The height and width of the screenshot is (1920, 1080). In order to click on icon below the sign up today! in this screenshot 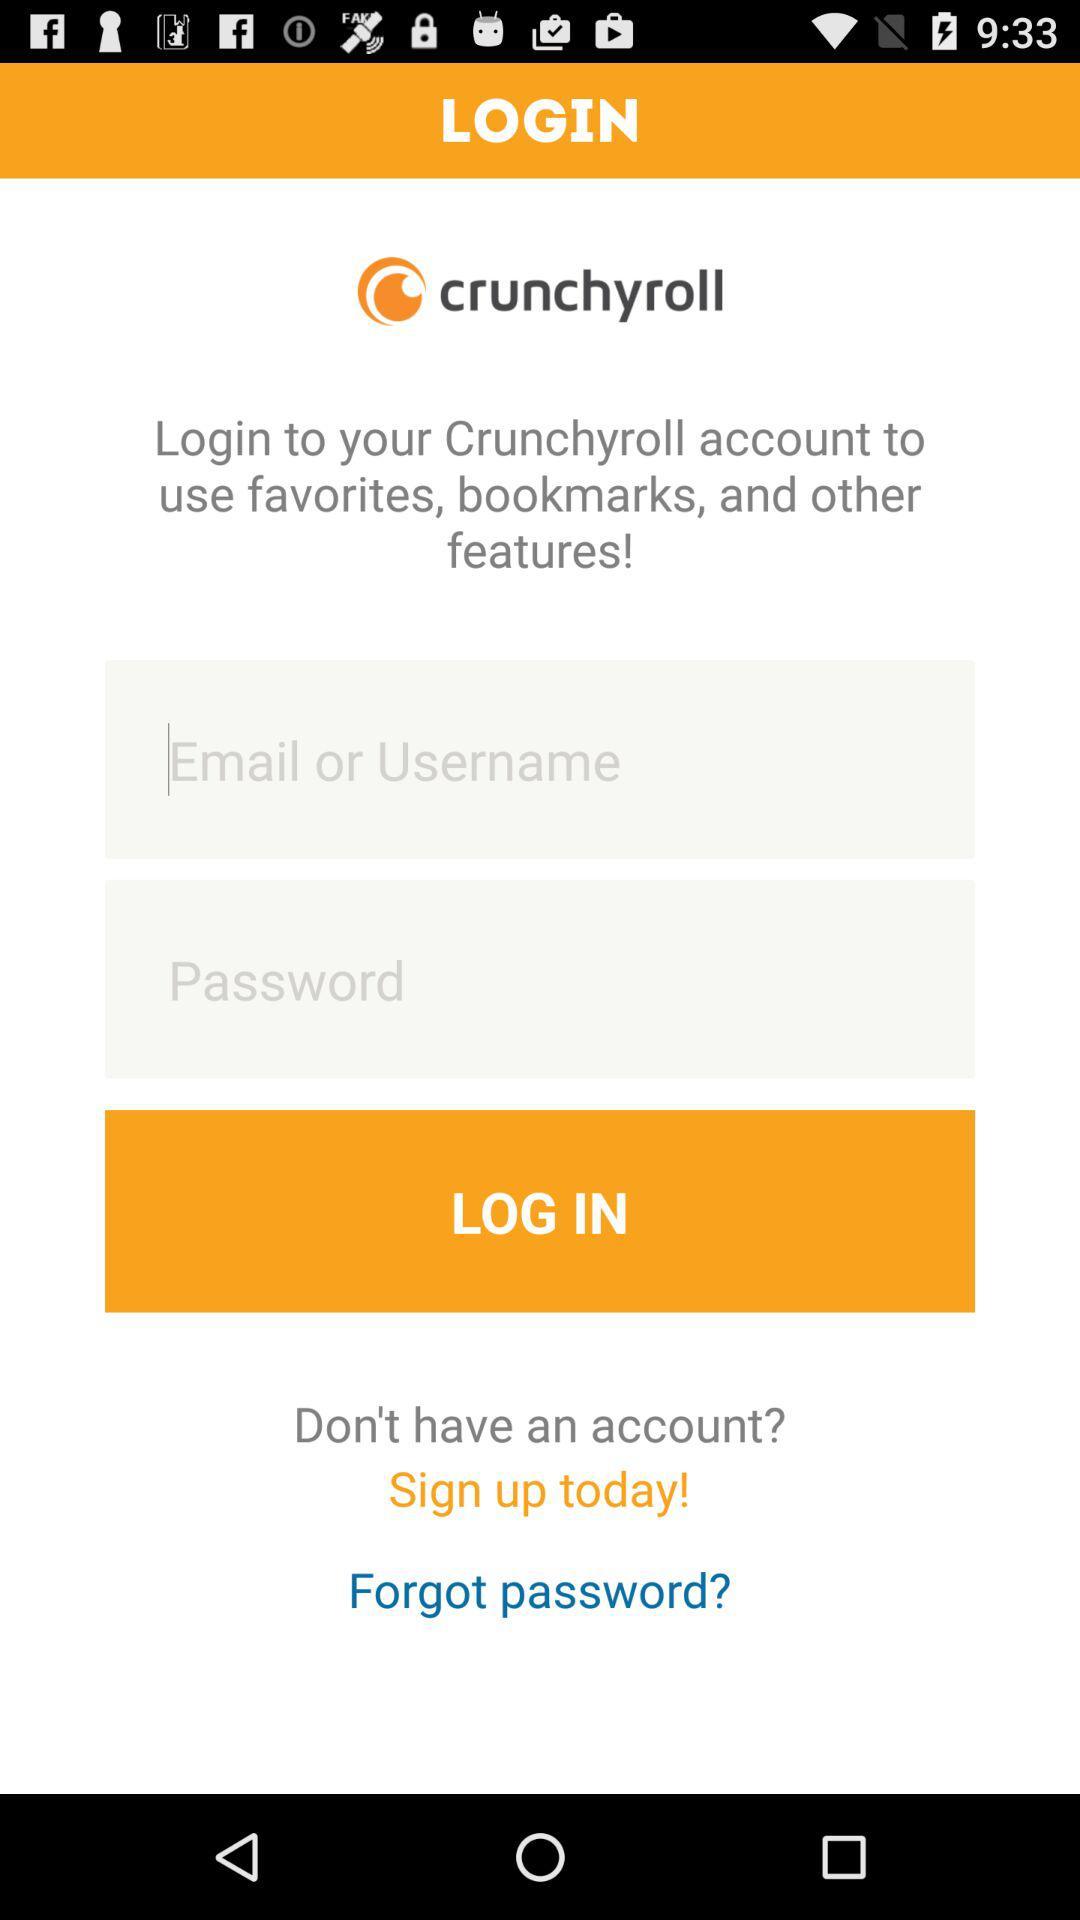, I will do `click(538, 1607)`.